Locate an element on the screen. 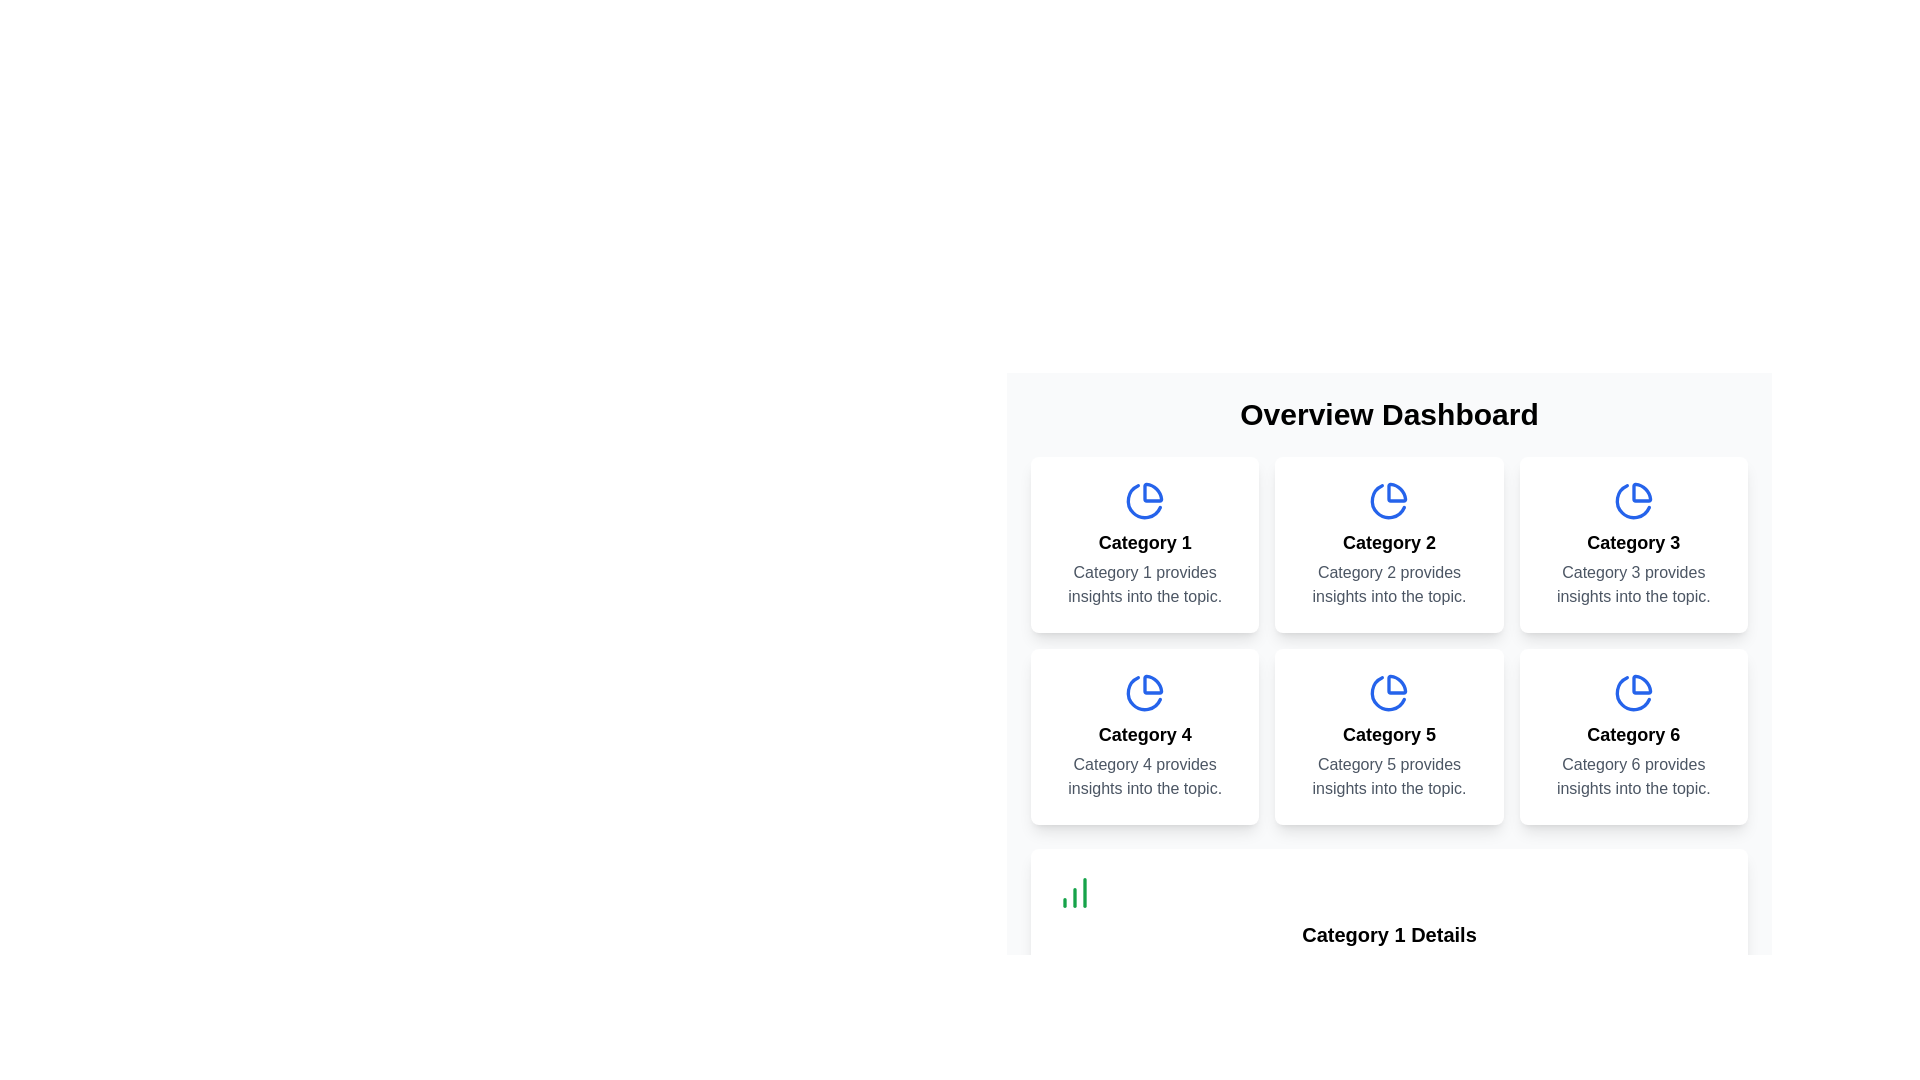  the clickable card representing 'Category 6' in the bottom-right corner of the dashboard to trigger a visual effect or tooltip is located at coordinates (1633, 736).